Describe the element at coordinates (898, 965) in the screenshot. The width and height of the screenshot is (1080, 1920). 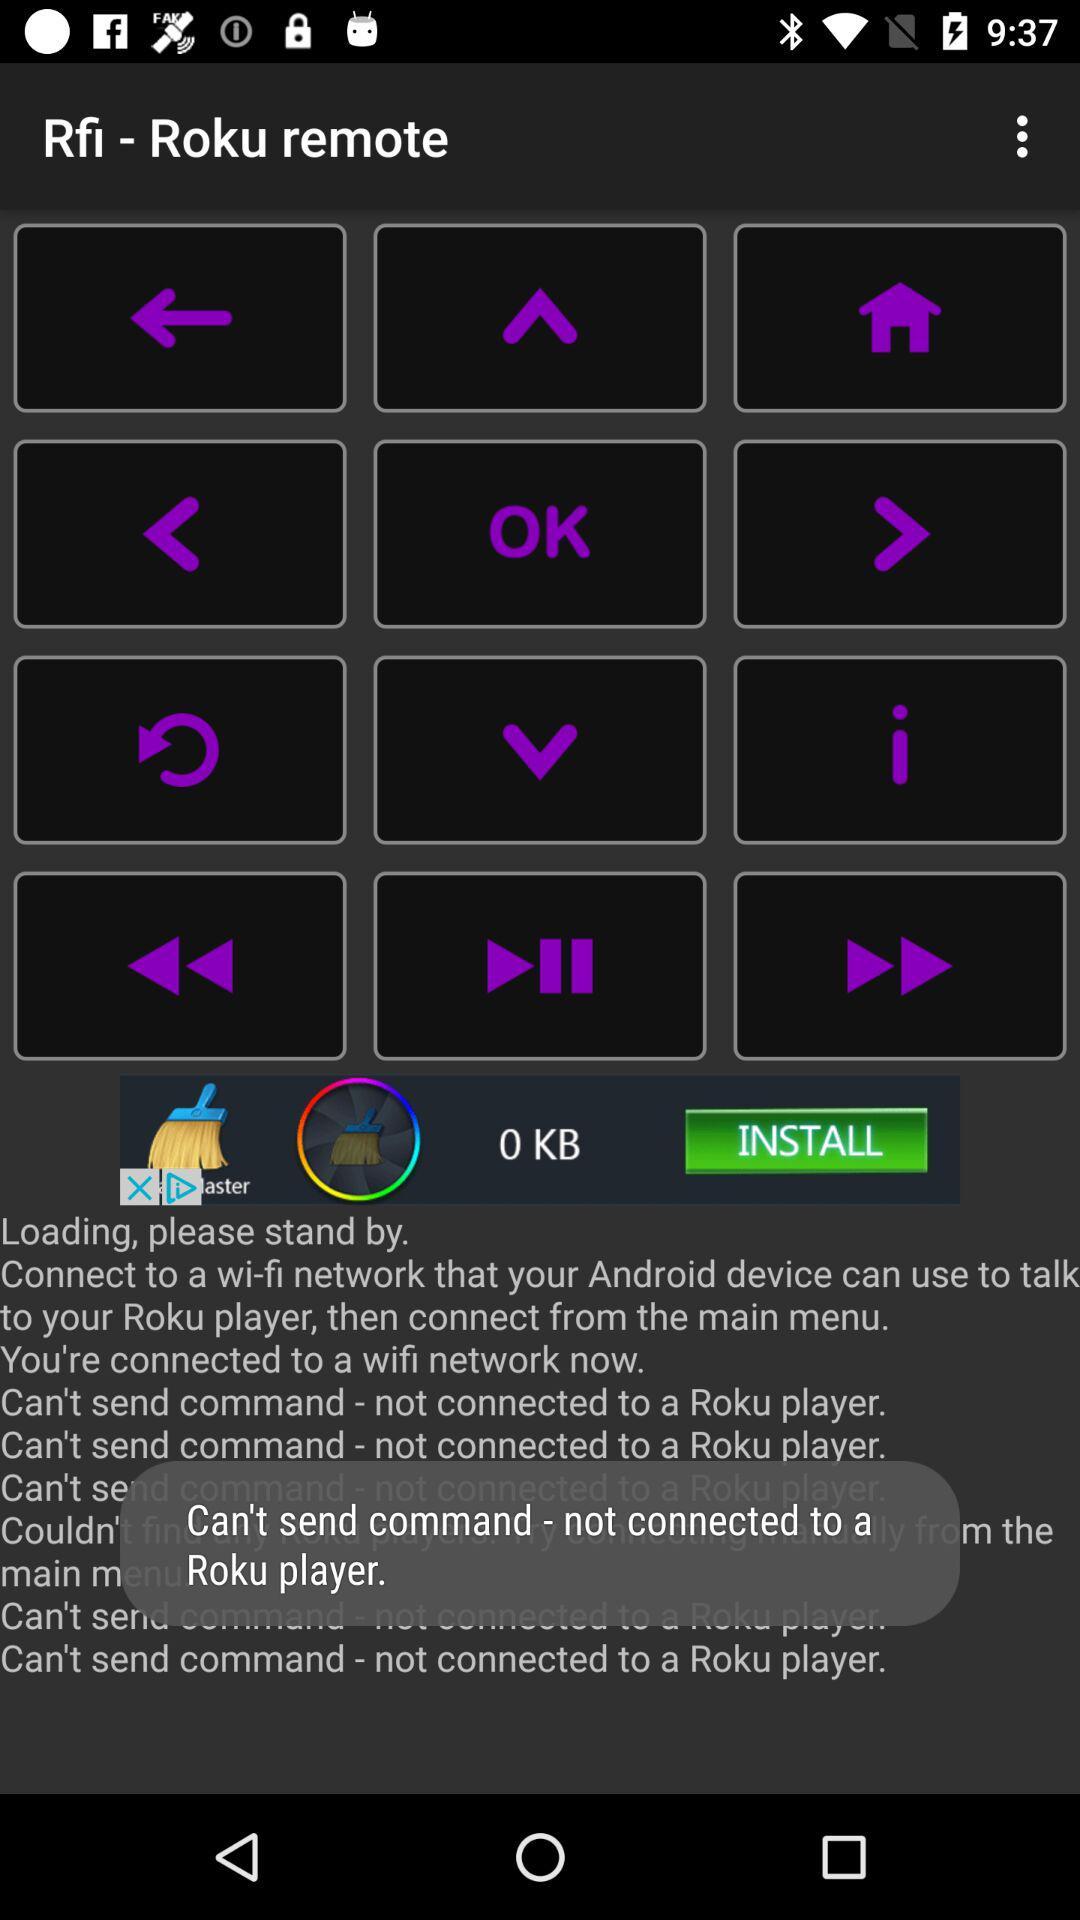
I see `go next` at that location.